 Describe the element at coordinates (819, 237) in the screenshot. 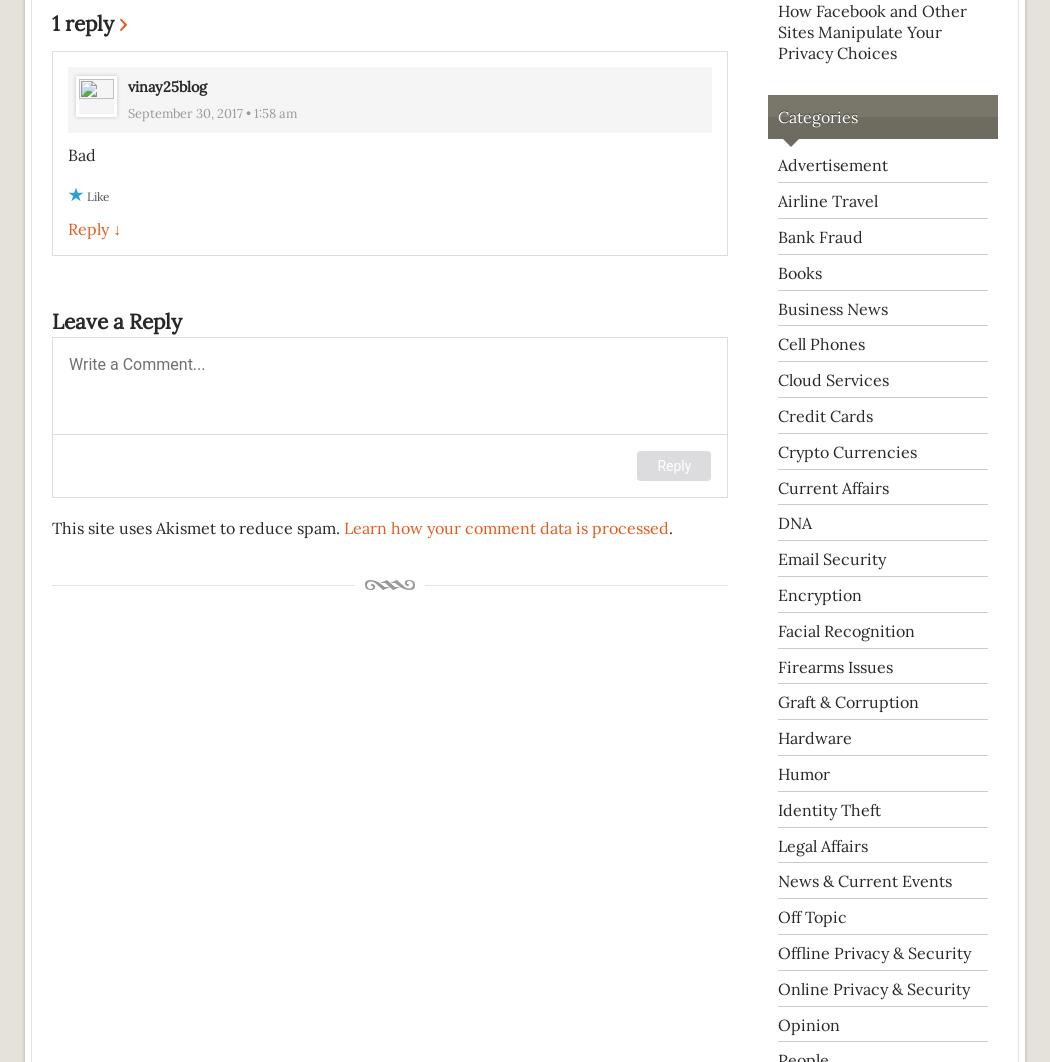

I see `'Bank Fraud'` at that location.